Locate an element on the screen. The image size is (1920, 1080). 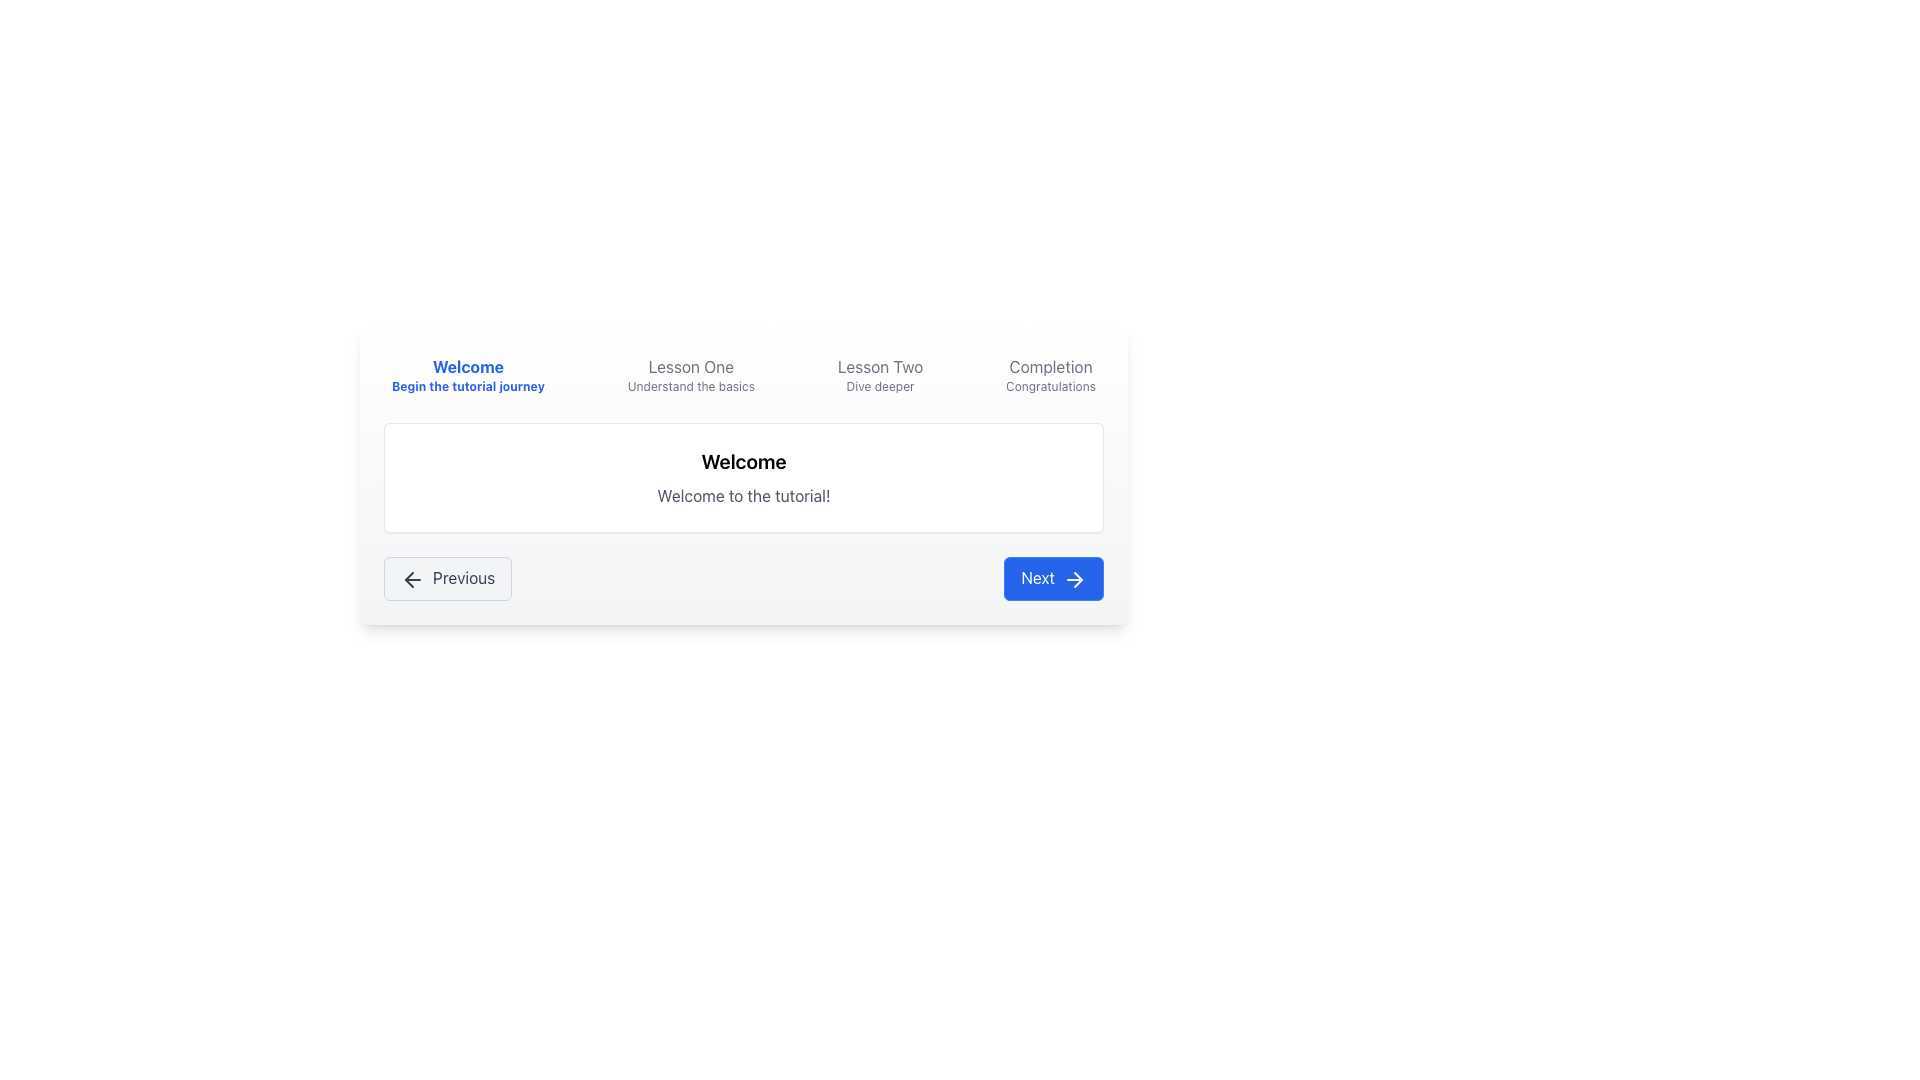
the text label reading 'Dive deeper', which is styled in gray and serves as a subtitle beneath 'Lesson Two' is located at coordinates (880, 386).